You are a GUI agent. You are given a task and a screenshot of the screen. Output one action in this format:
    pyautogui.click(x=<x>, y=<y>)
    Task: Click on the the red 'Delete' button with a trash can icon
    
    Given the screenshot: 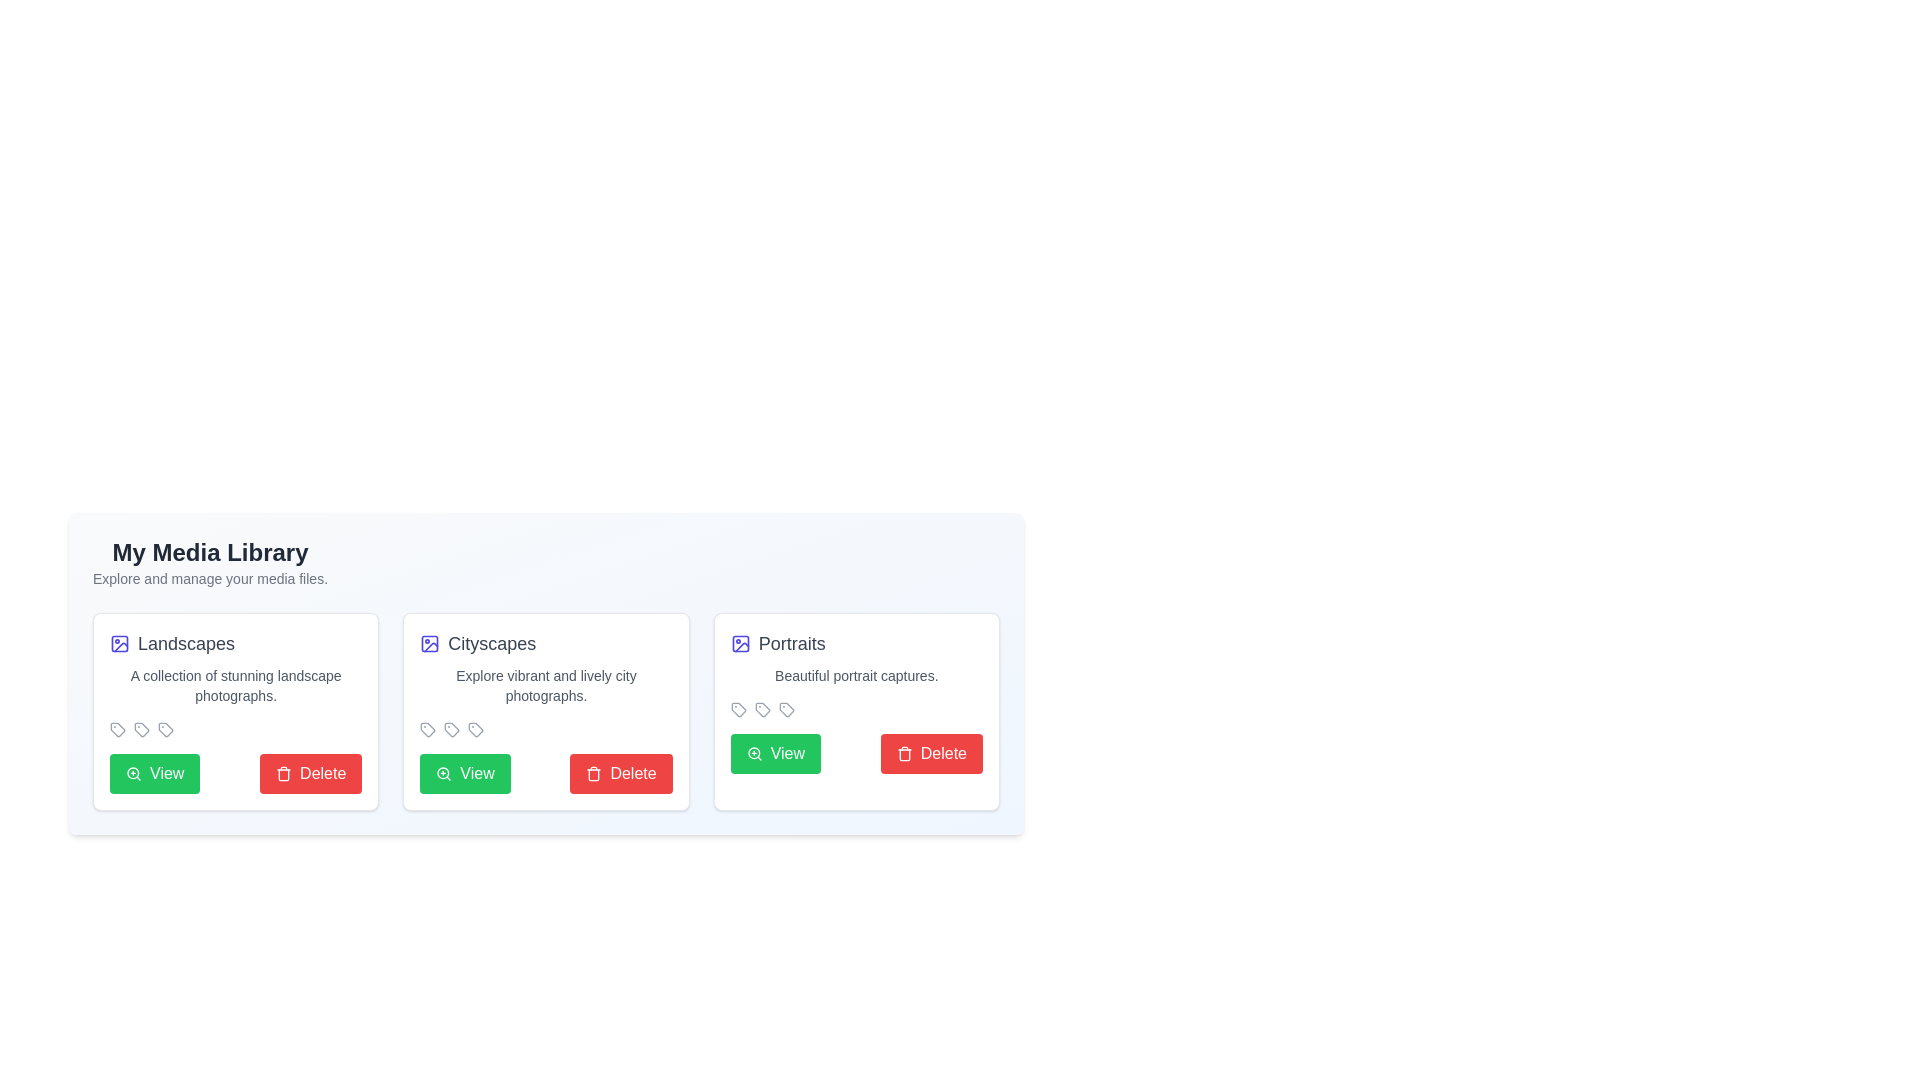 What is the action you would take?
    pyautogui.click(x=930, y=753)
    